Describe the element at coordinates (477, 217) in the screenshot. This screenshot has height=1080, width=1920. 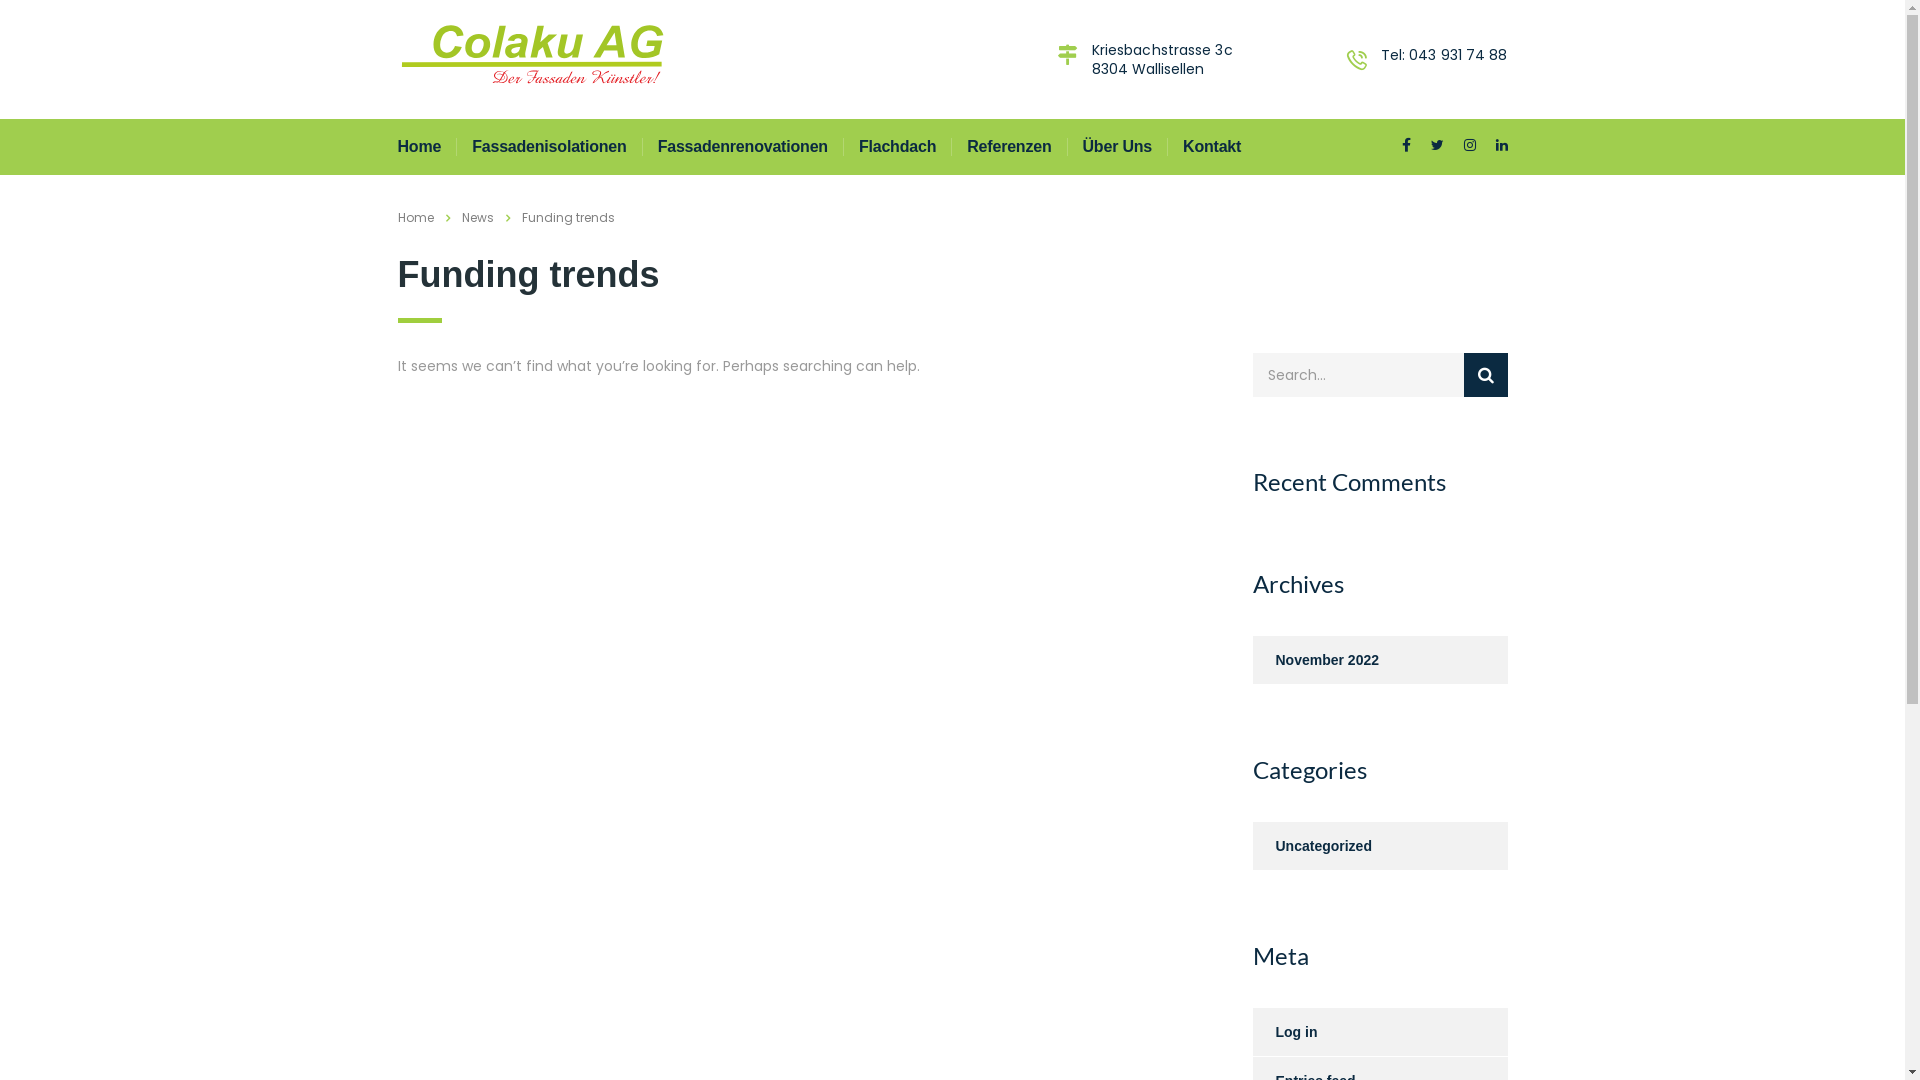
I see `'News'` at that location.